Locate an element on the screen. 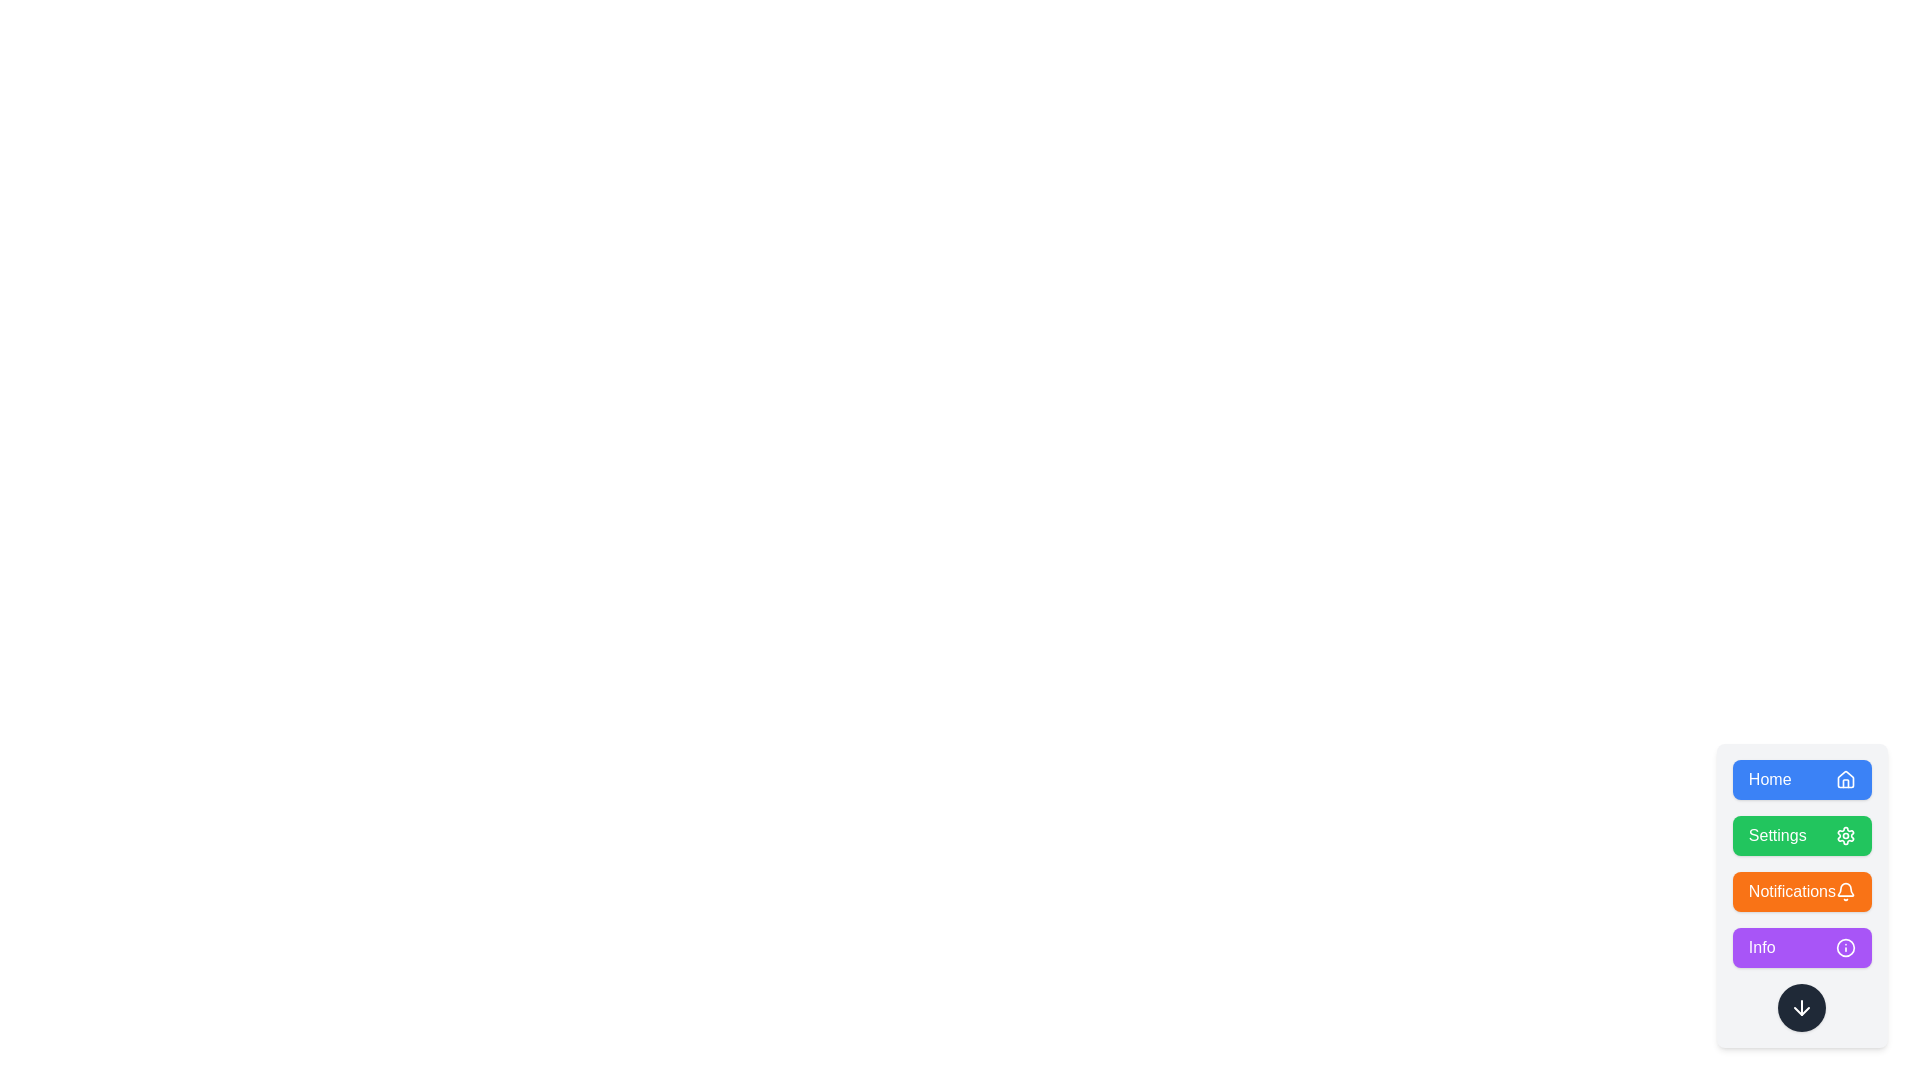 Image resolution: width=1920 pixels, height=1080 pixels. the button labeled Settings to observe the scale animation effect is located at coordinates (1801, 836).